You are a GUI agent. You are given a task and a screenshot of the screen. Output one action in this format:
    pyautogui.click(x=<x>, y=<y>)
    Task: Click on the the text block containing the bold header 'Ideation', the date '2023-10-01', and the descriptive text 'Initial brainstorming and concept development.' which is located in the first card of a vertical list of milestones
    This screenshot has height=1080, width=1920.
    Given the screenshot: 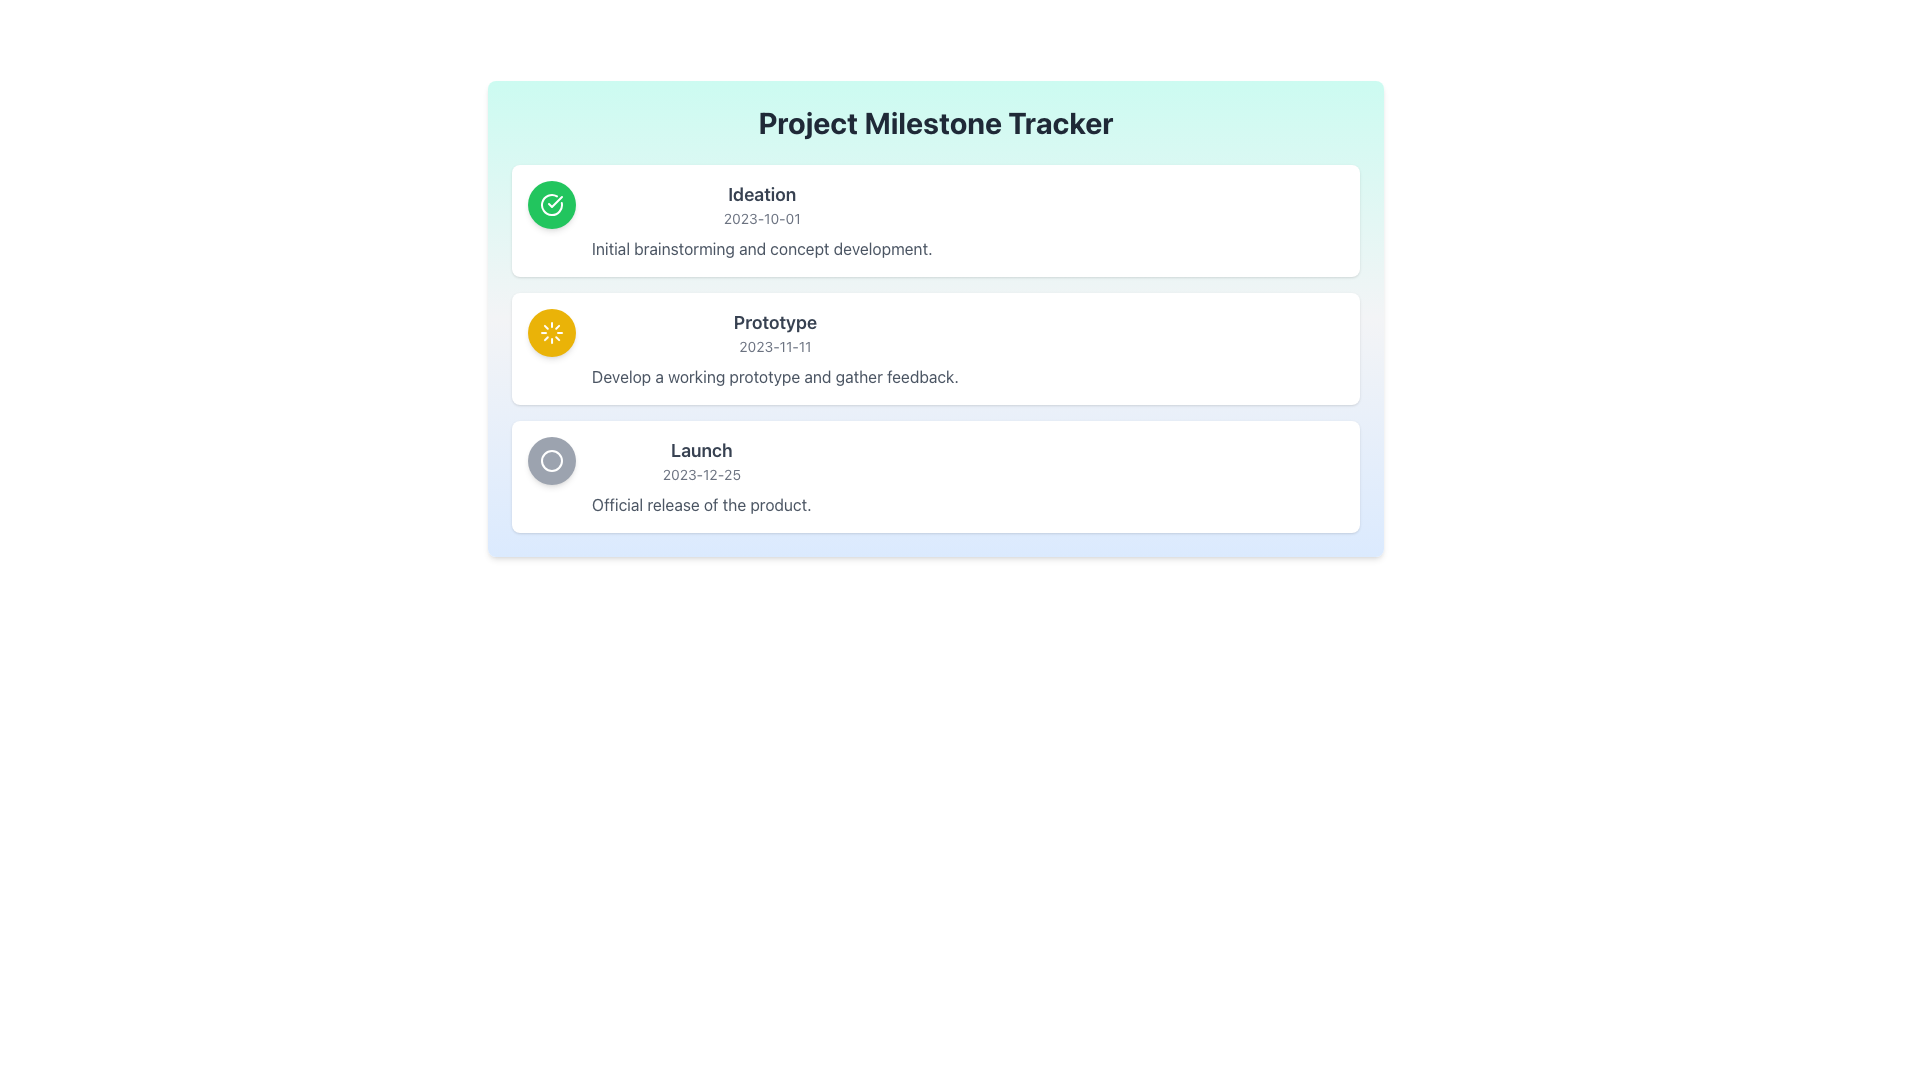 What is the action you would take?
    pyautogui.click(x=761, y=220)
    